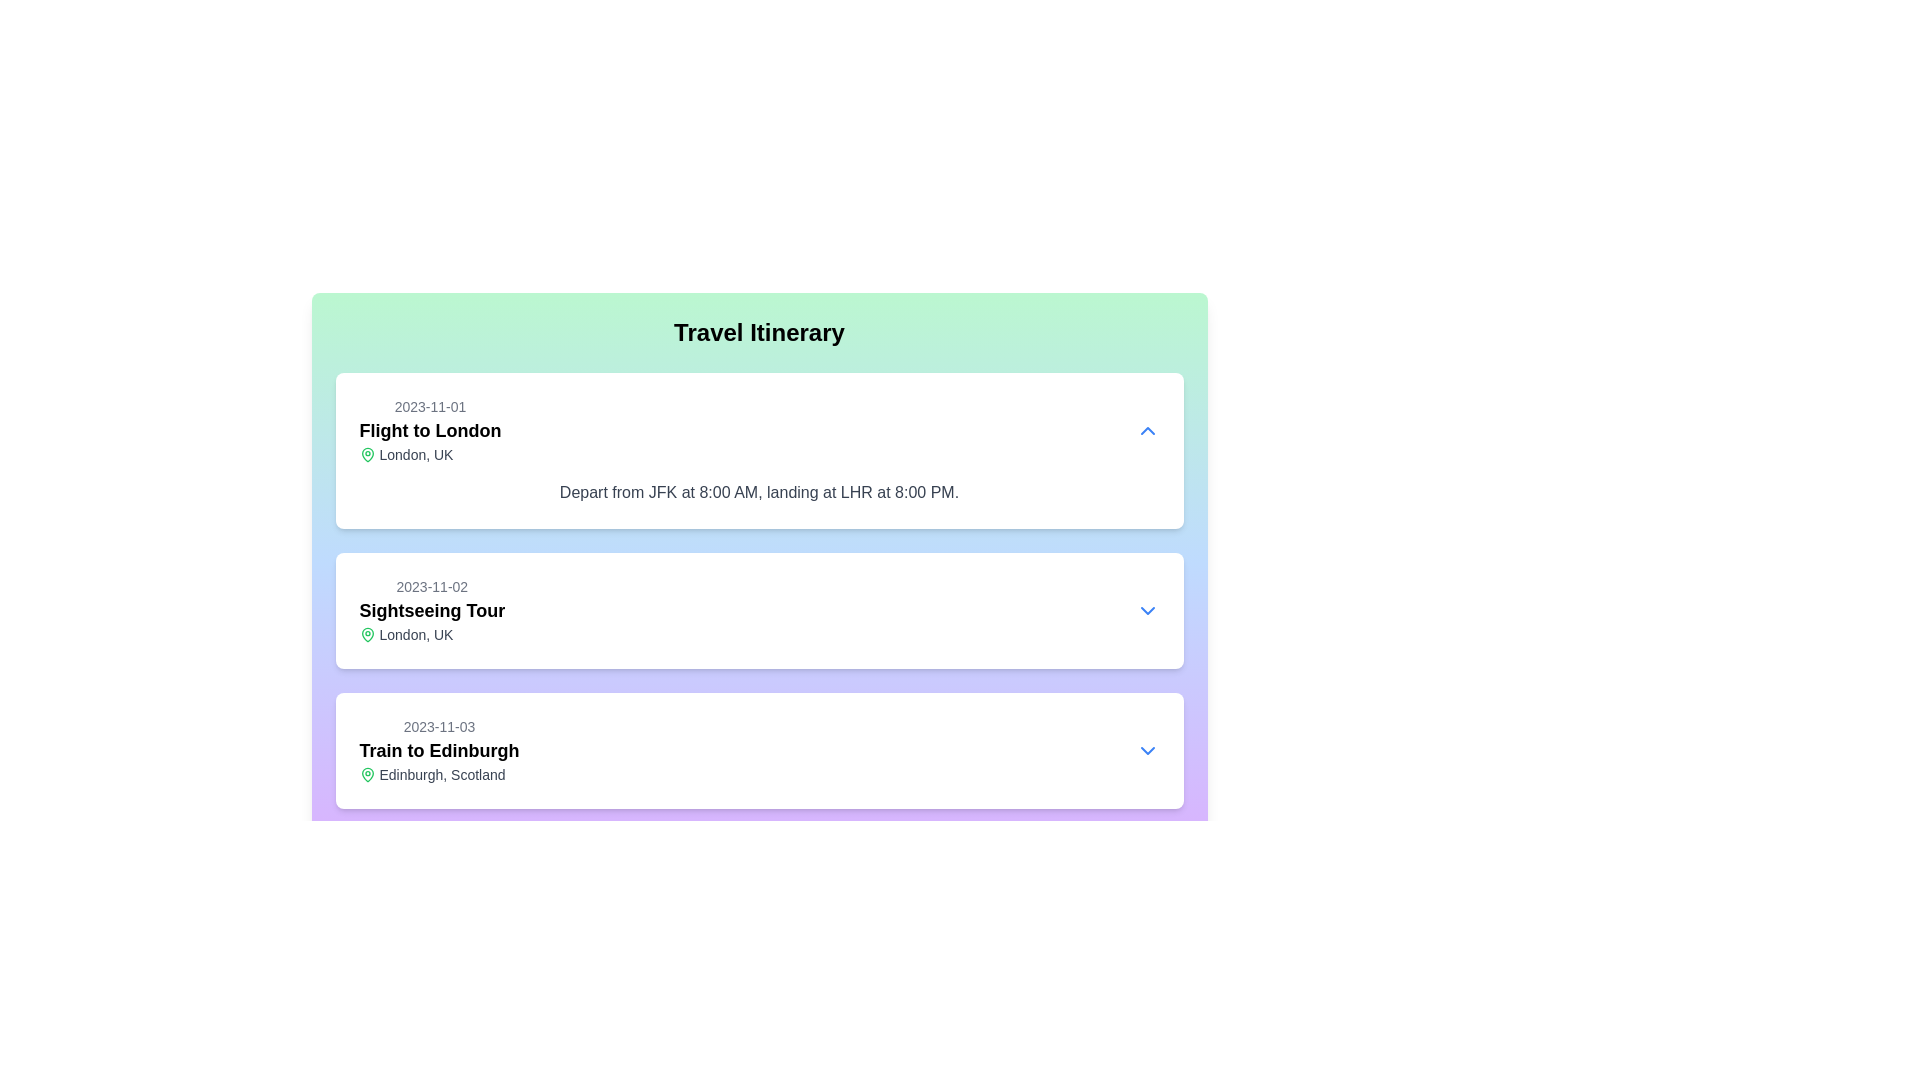  What do you see at coordinates (758, 493) in the screenshot?
I see `text content of the Text Label providing flight details for the 'Flight to London' event, which is located below the title and date information` at bounding box center [758, 493].